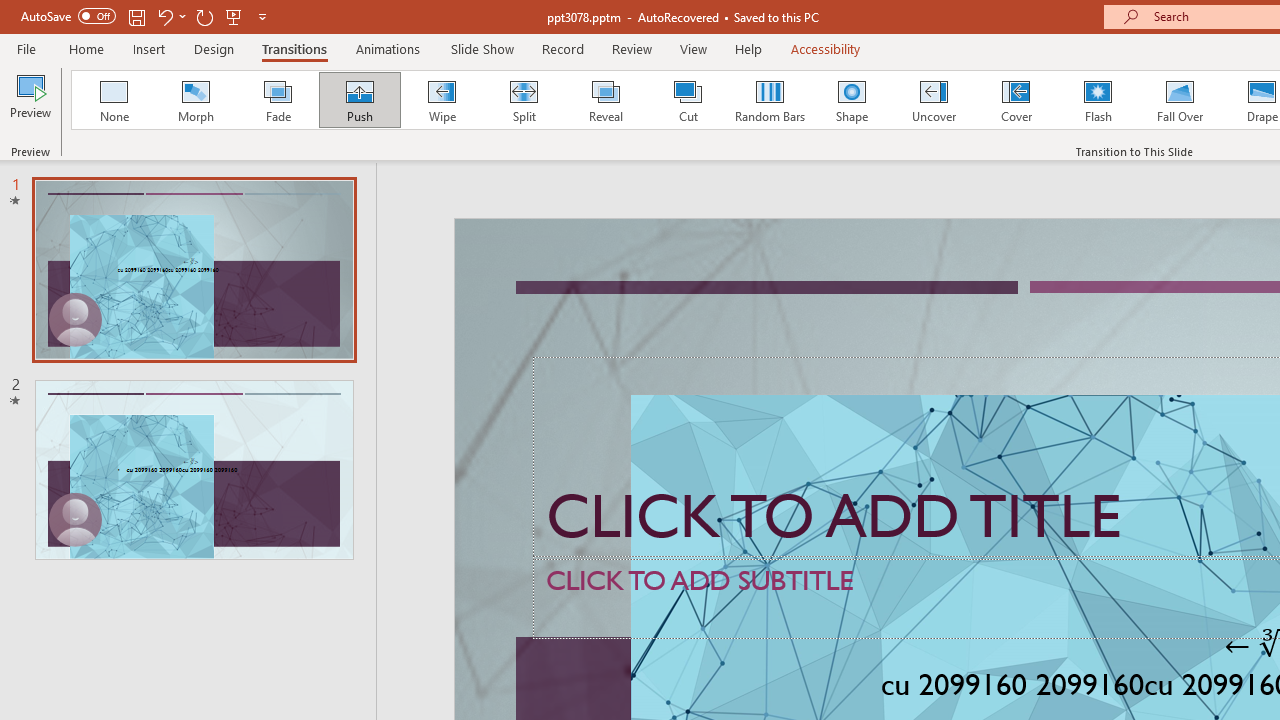 The image size is (1280, 720). What do you see at coordinates (234, 16) in the screenshot?
I see `'From Beginning'` at bounding box center [234, 16].